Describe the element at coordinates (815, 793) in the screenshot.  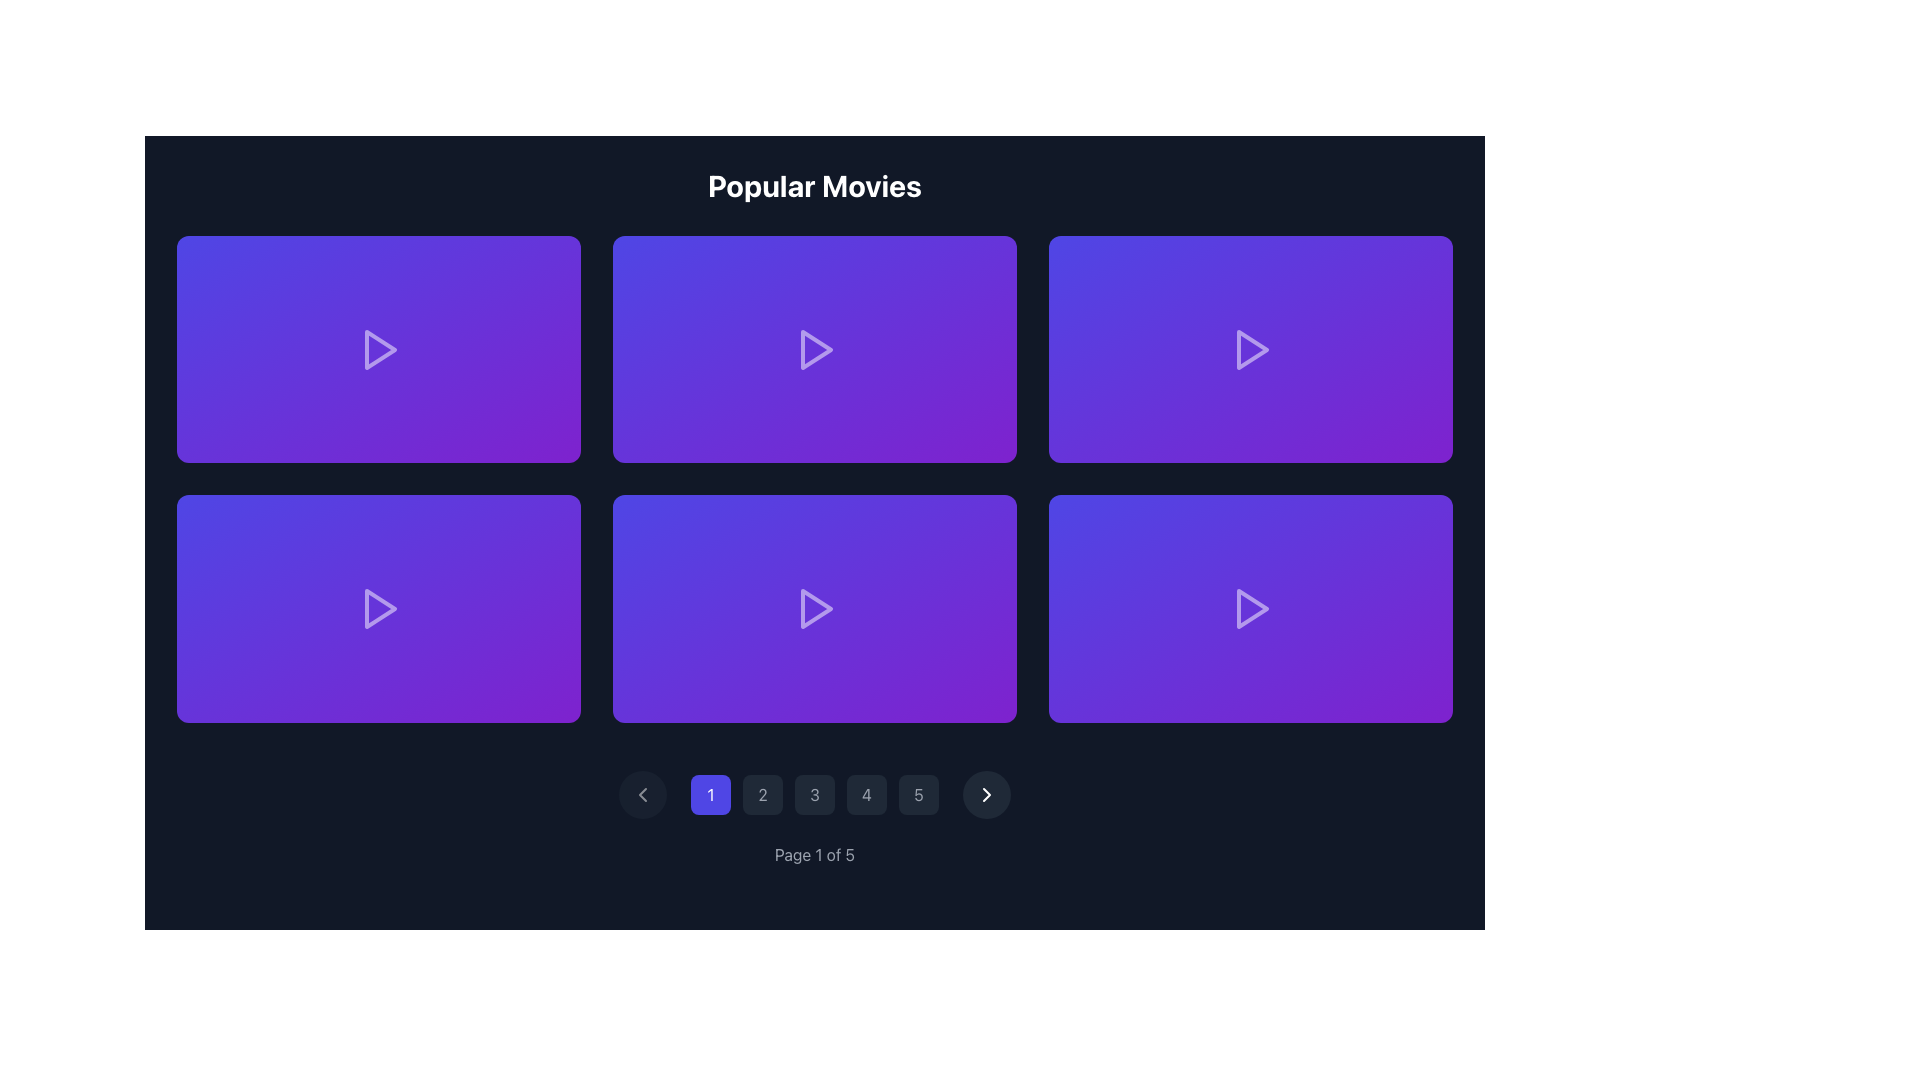
I see `the button displaying the number '3', which is styled as a square with a rounded border and located in the center of the navigation controls below the main content grid` at that location.